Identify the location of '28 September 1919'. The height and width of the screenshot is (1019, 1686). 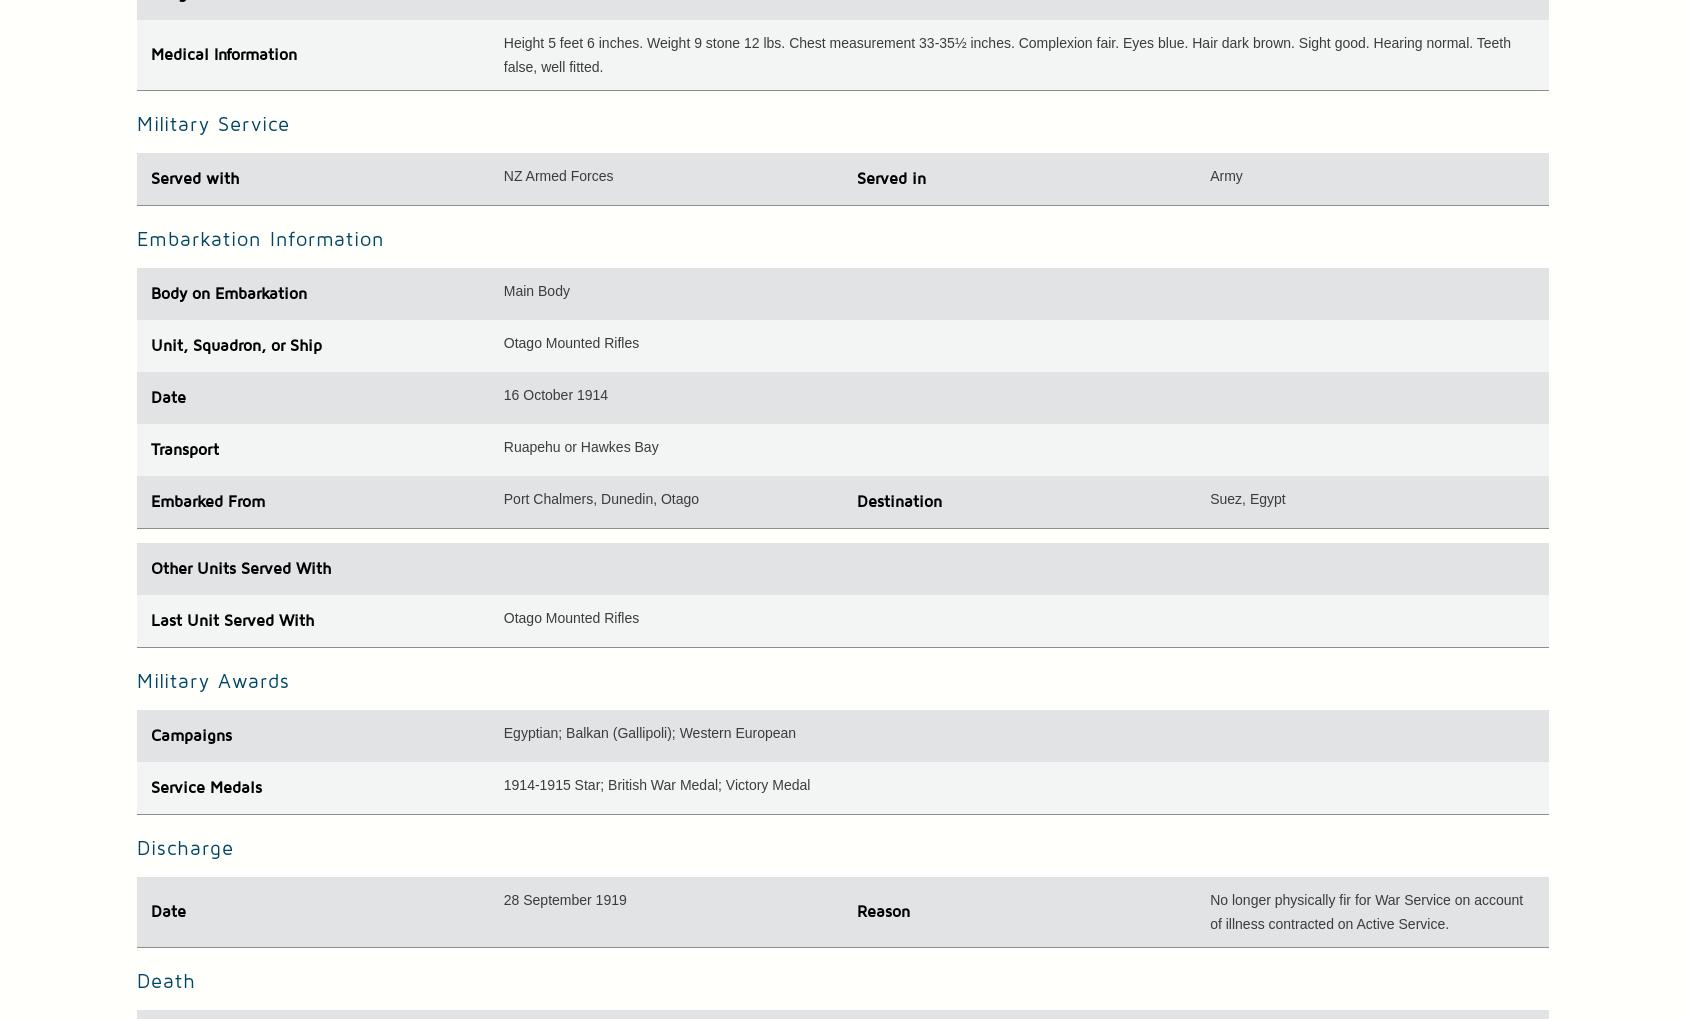
(563, 898).